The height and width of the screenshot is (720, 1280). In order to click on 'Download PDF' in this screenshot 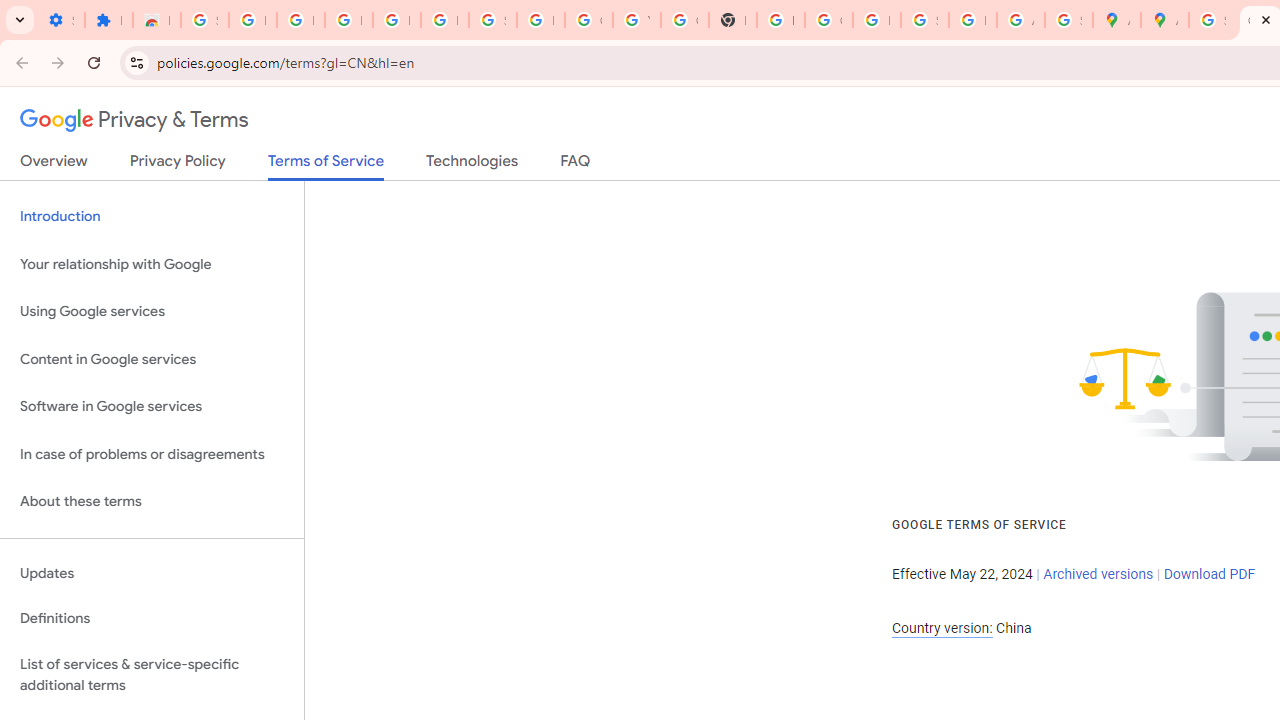, I will do `click(1208, 574)`.